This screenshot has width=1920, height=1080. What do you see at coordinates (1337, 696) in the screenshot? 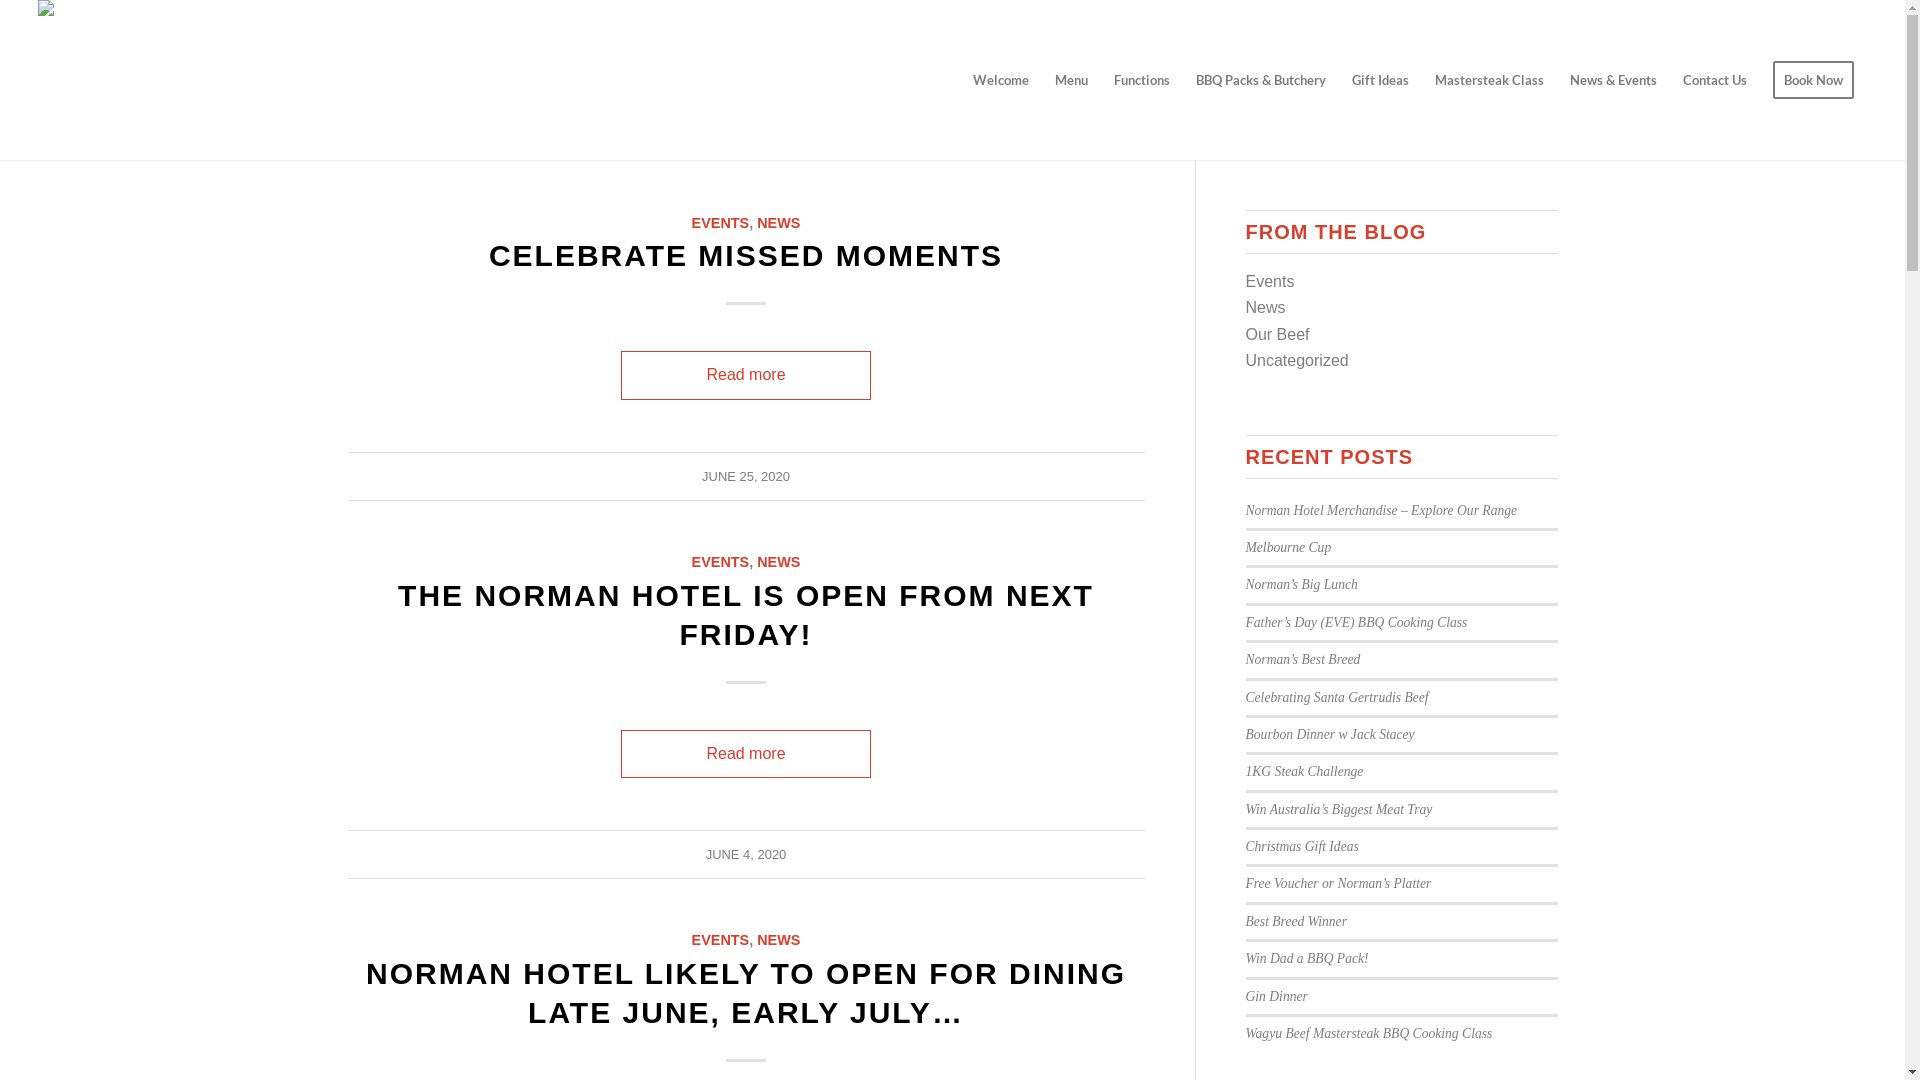
I see `'Celebrating Santa Gertrudis Beef'` at bounding box center [1337, 696].